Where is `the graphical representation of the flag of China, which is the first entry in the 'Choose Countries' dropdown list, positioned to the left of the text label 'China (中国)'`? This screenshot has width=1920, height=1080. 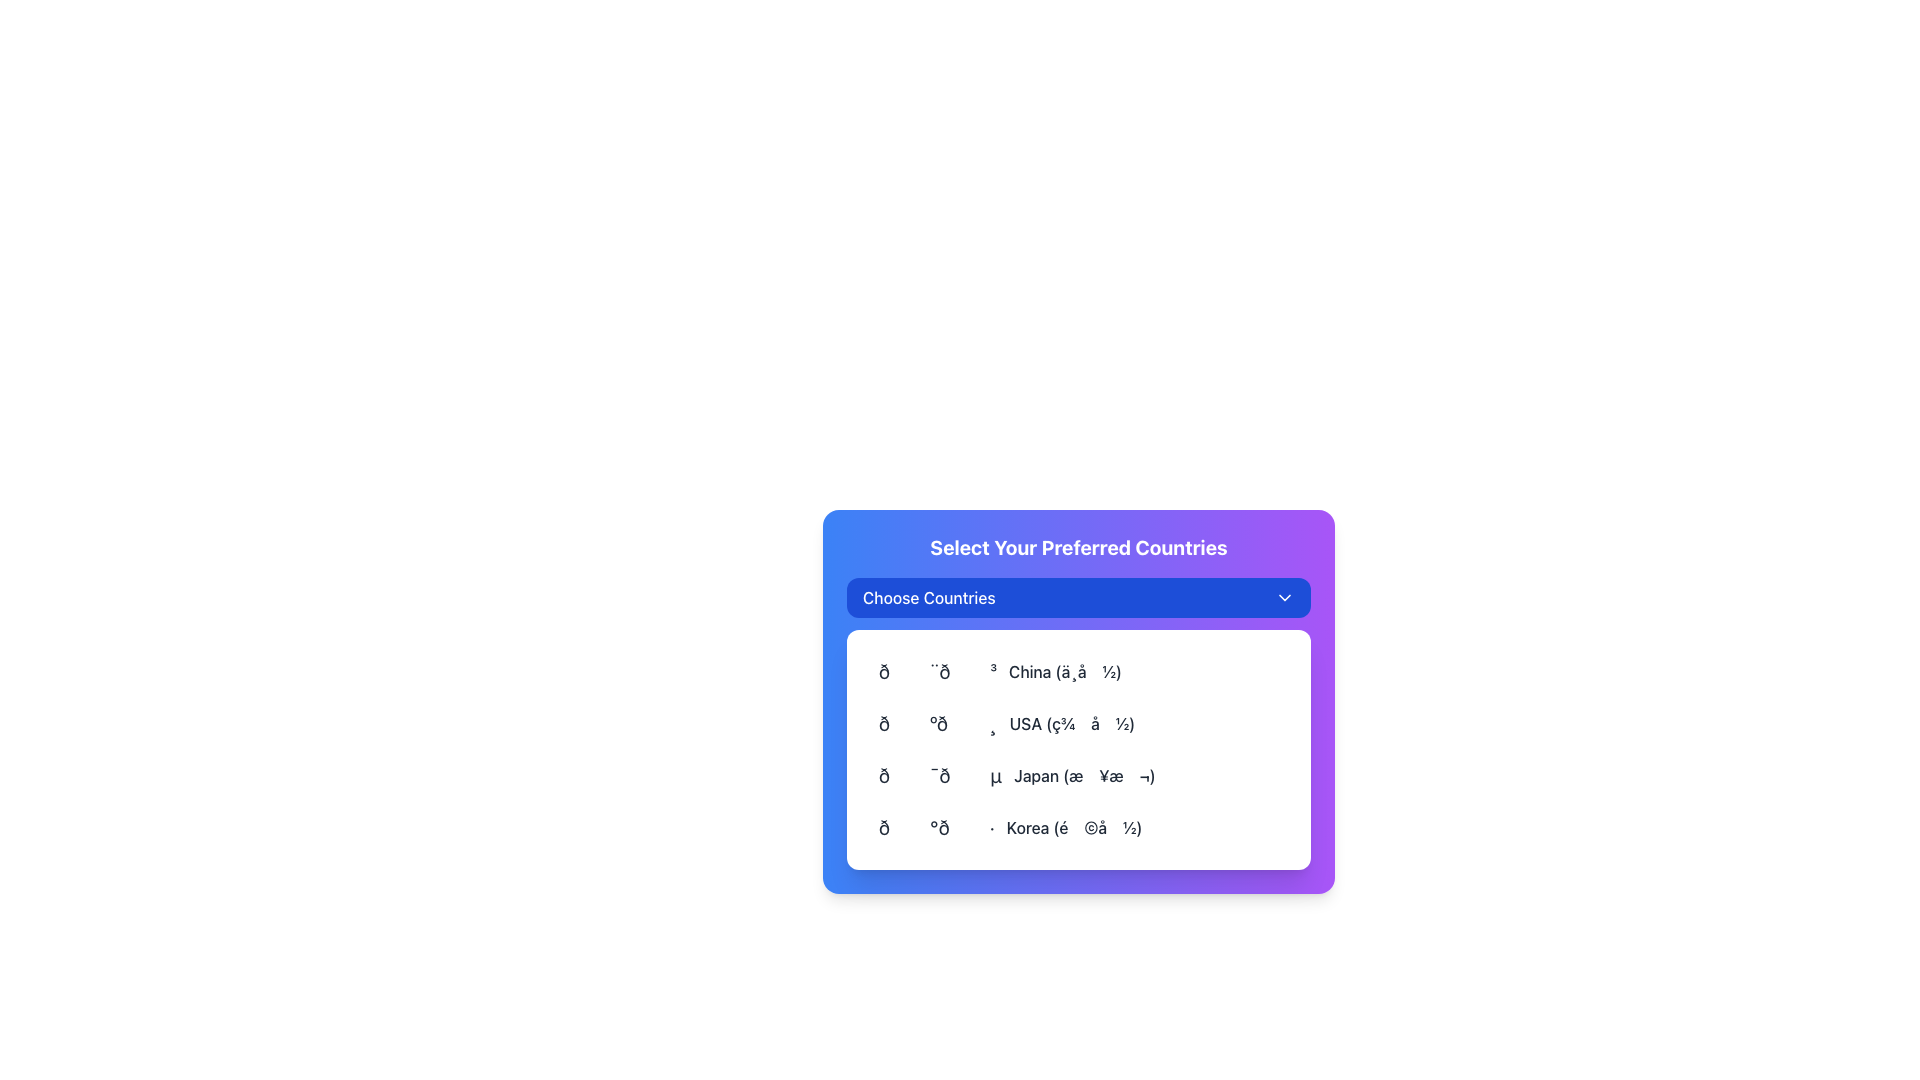
the graphical representation of the flag of China, which is the first entry in the 'Choose Countries' dropdown list, positioned to the left of the text label 'China (中国)' is located at coordinates (936, 671).